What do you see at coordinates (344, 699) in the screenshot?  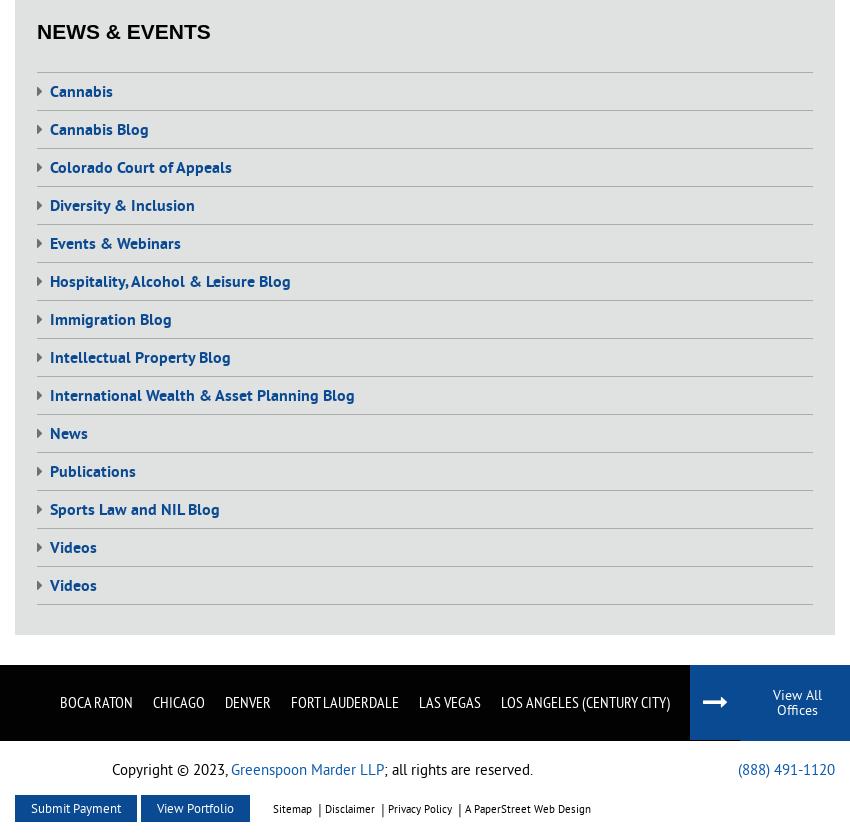 I see `'Fort Lauderdale'` at bounding box center [344, 699].